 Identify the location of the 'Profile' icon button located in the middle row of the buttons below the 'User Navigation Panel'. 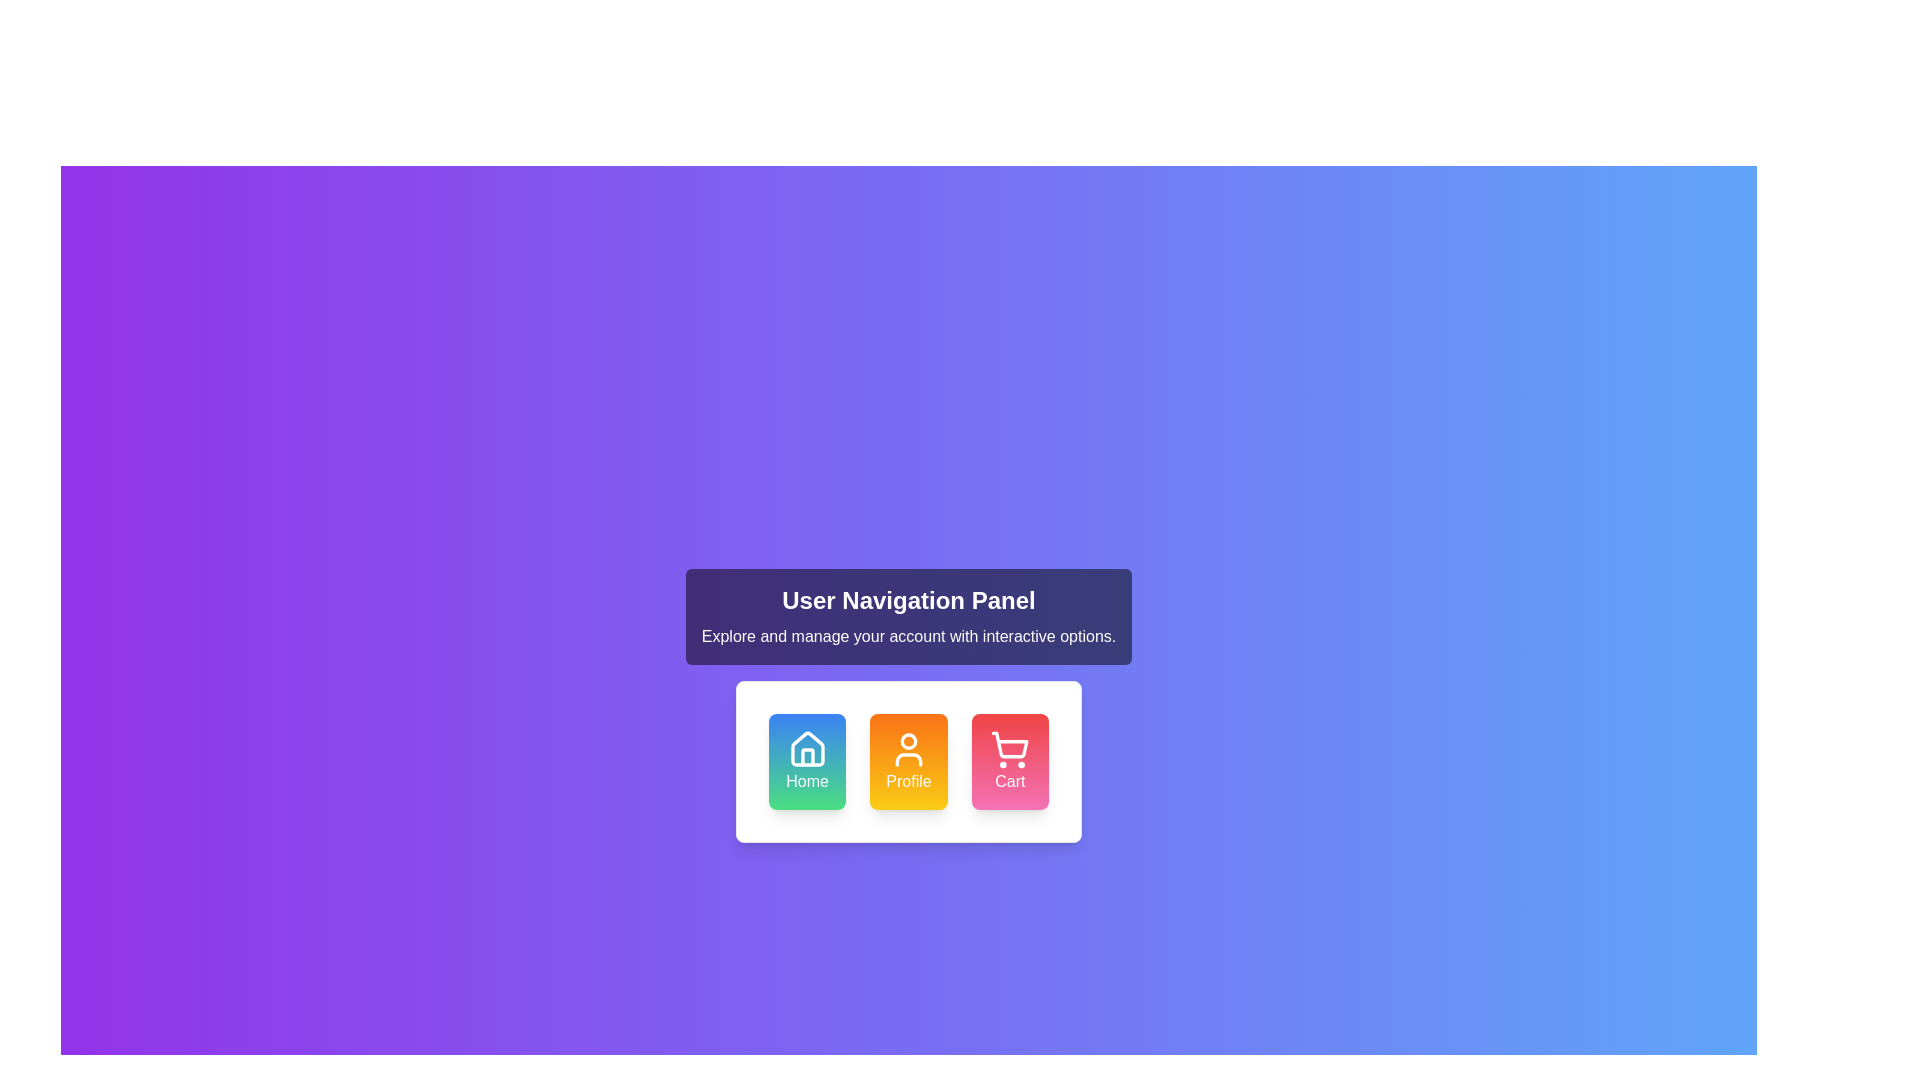
(907, 749).